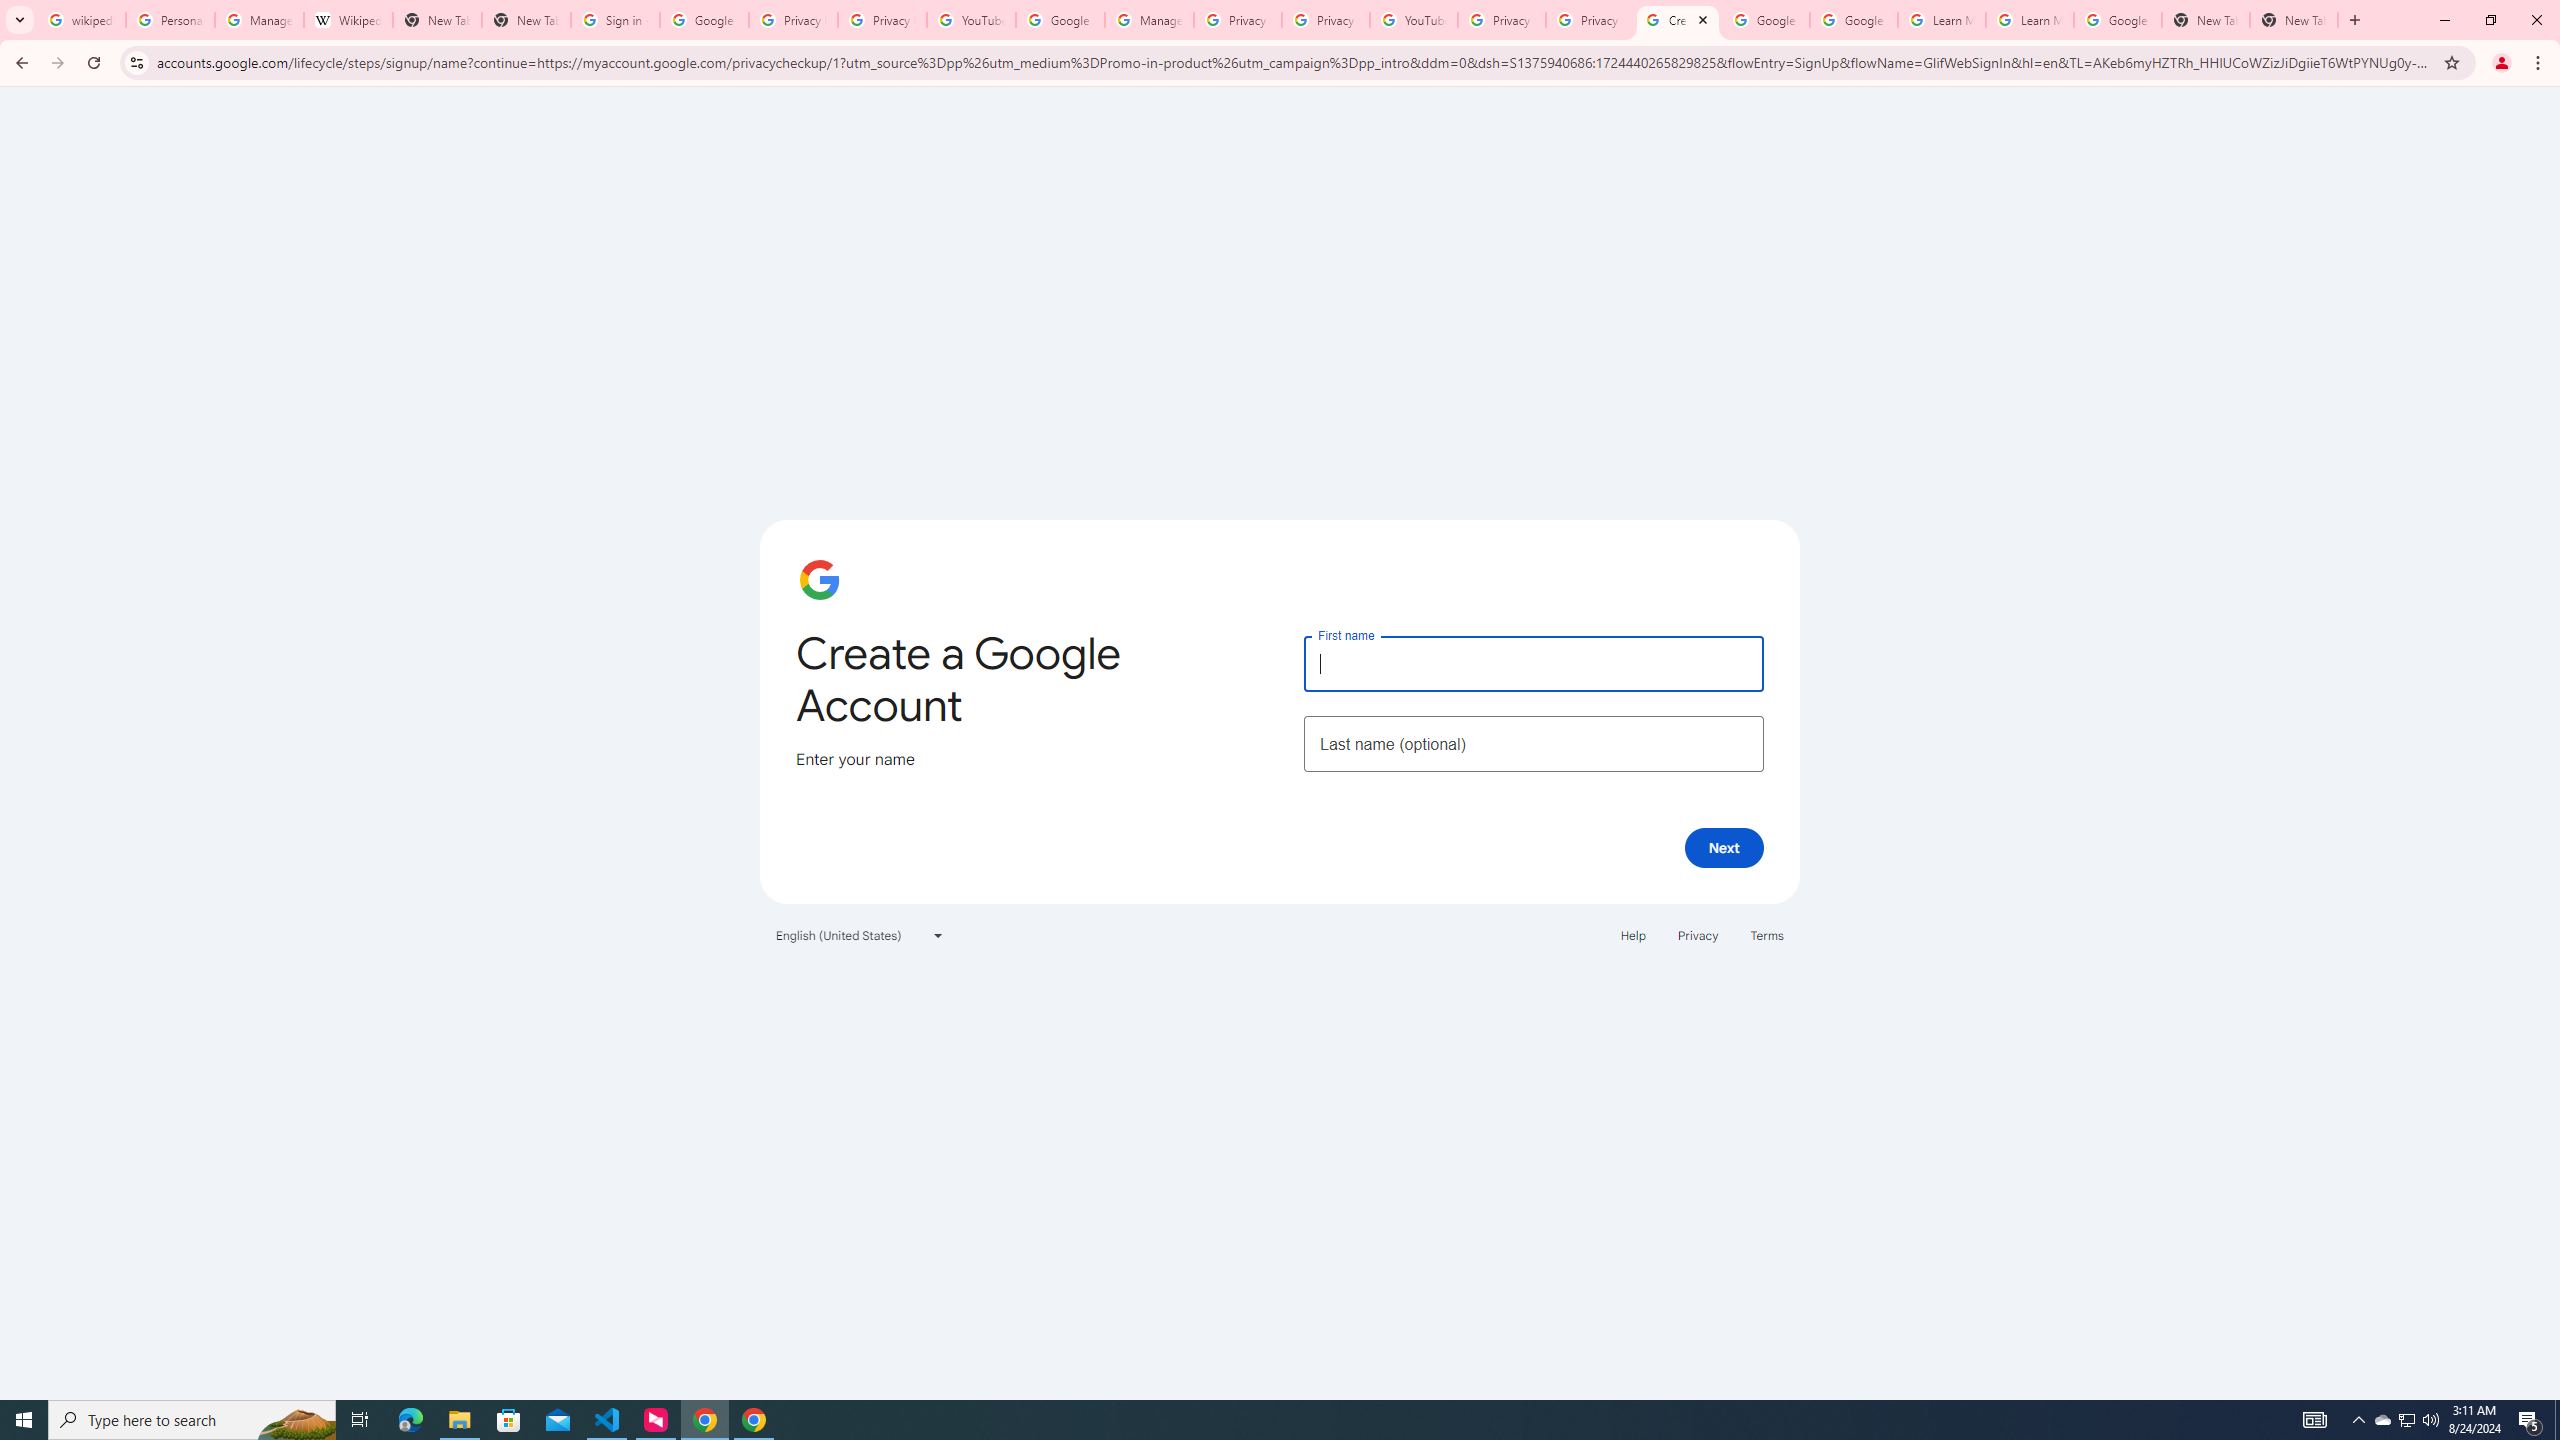  I want to click on 'New Tab', so click(2292, 19).